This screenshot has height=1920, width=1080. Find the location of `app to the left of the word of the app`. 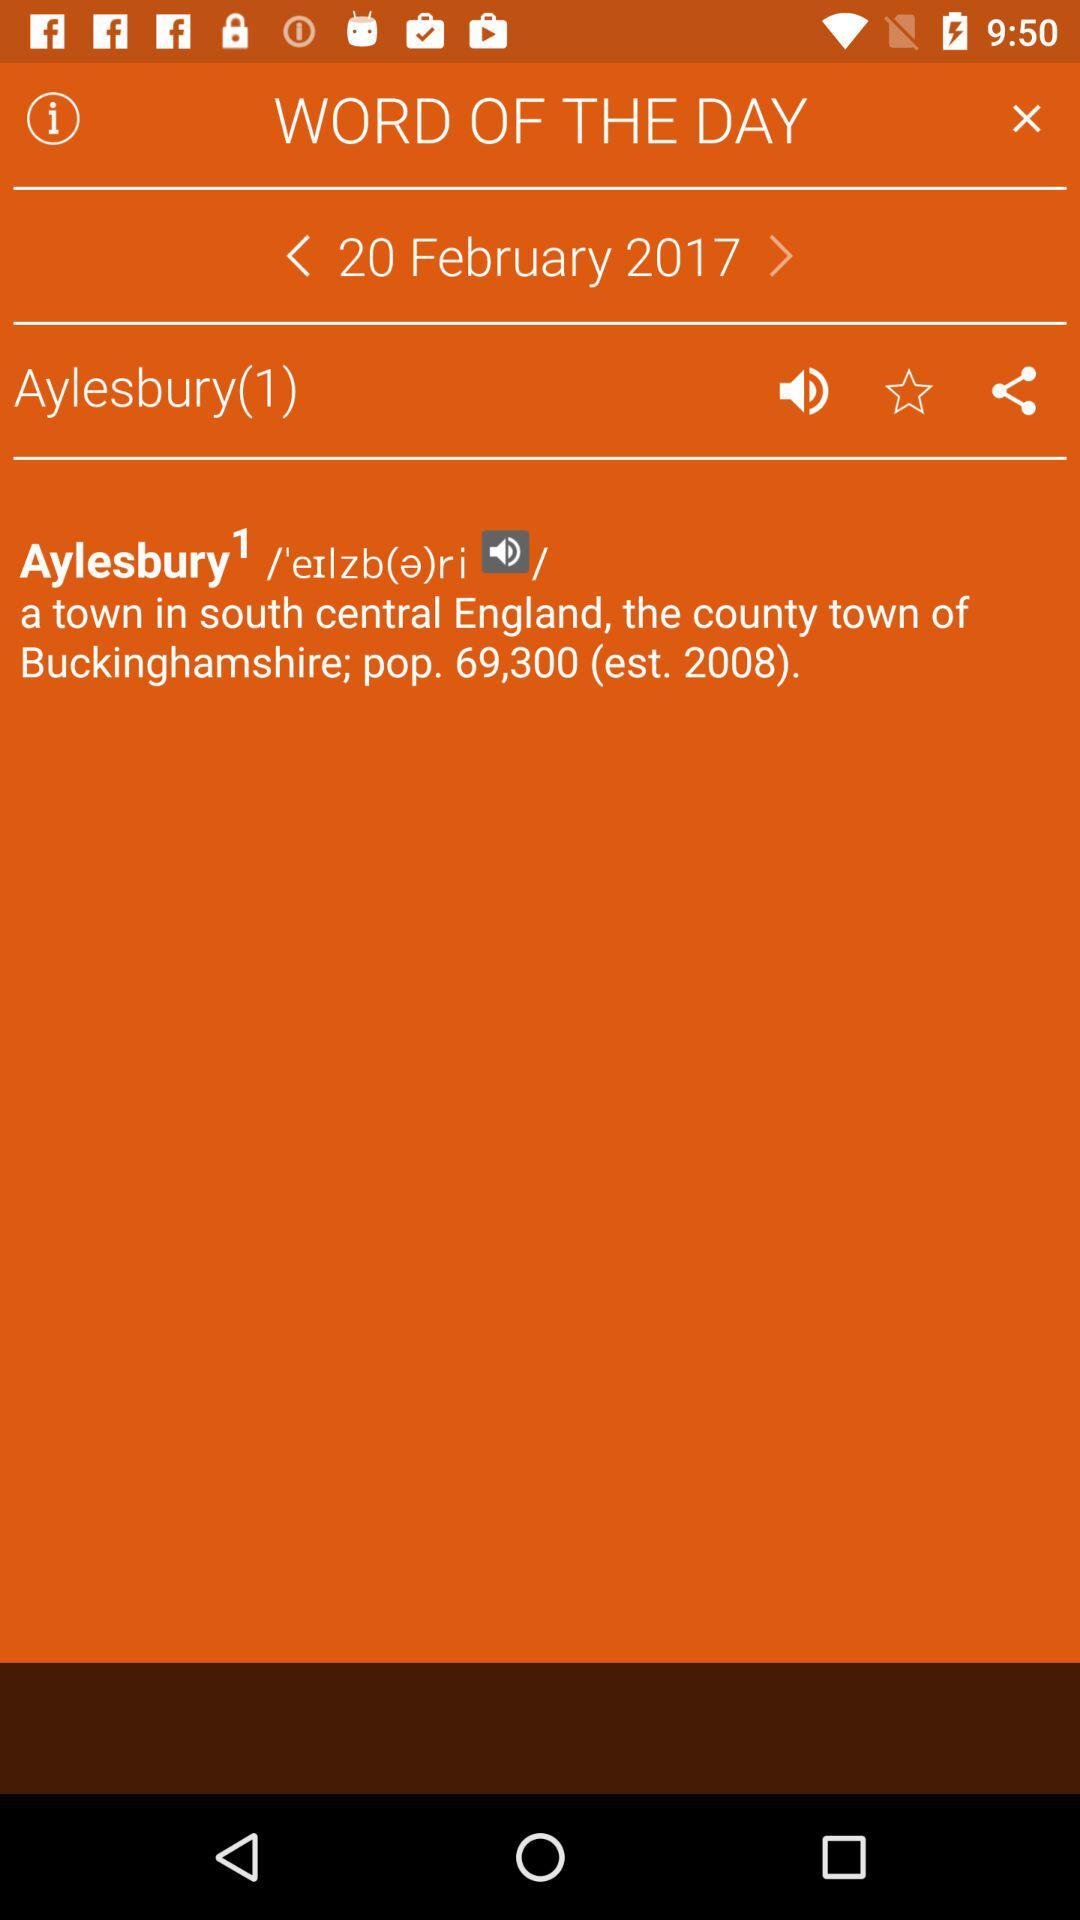

app to the left of the word of the app is located at coordinates (52, 117).